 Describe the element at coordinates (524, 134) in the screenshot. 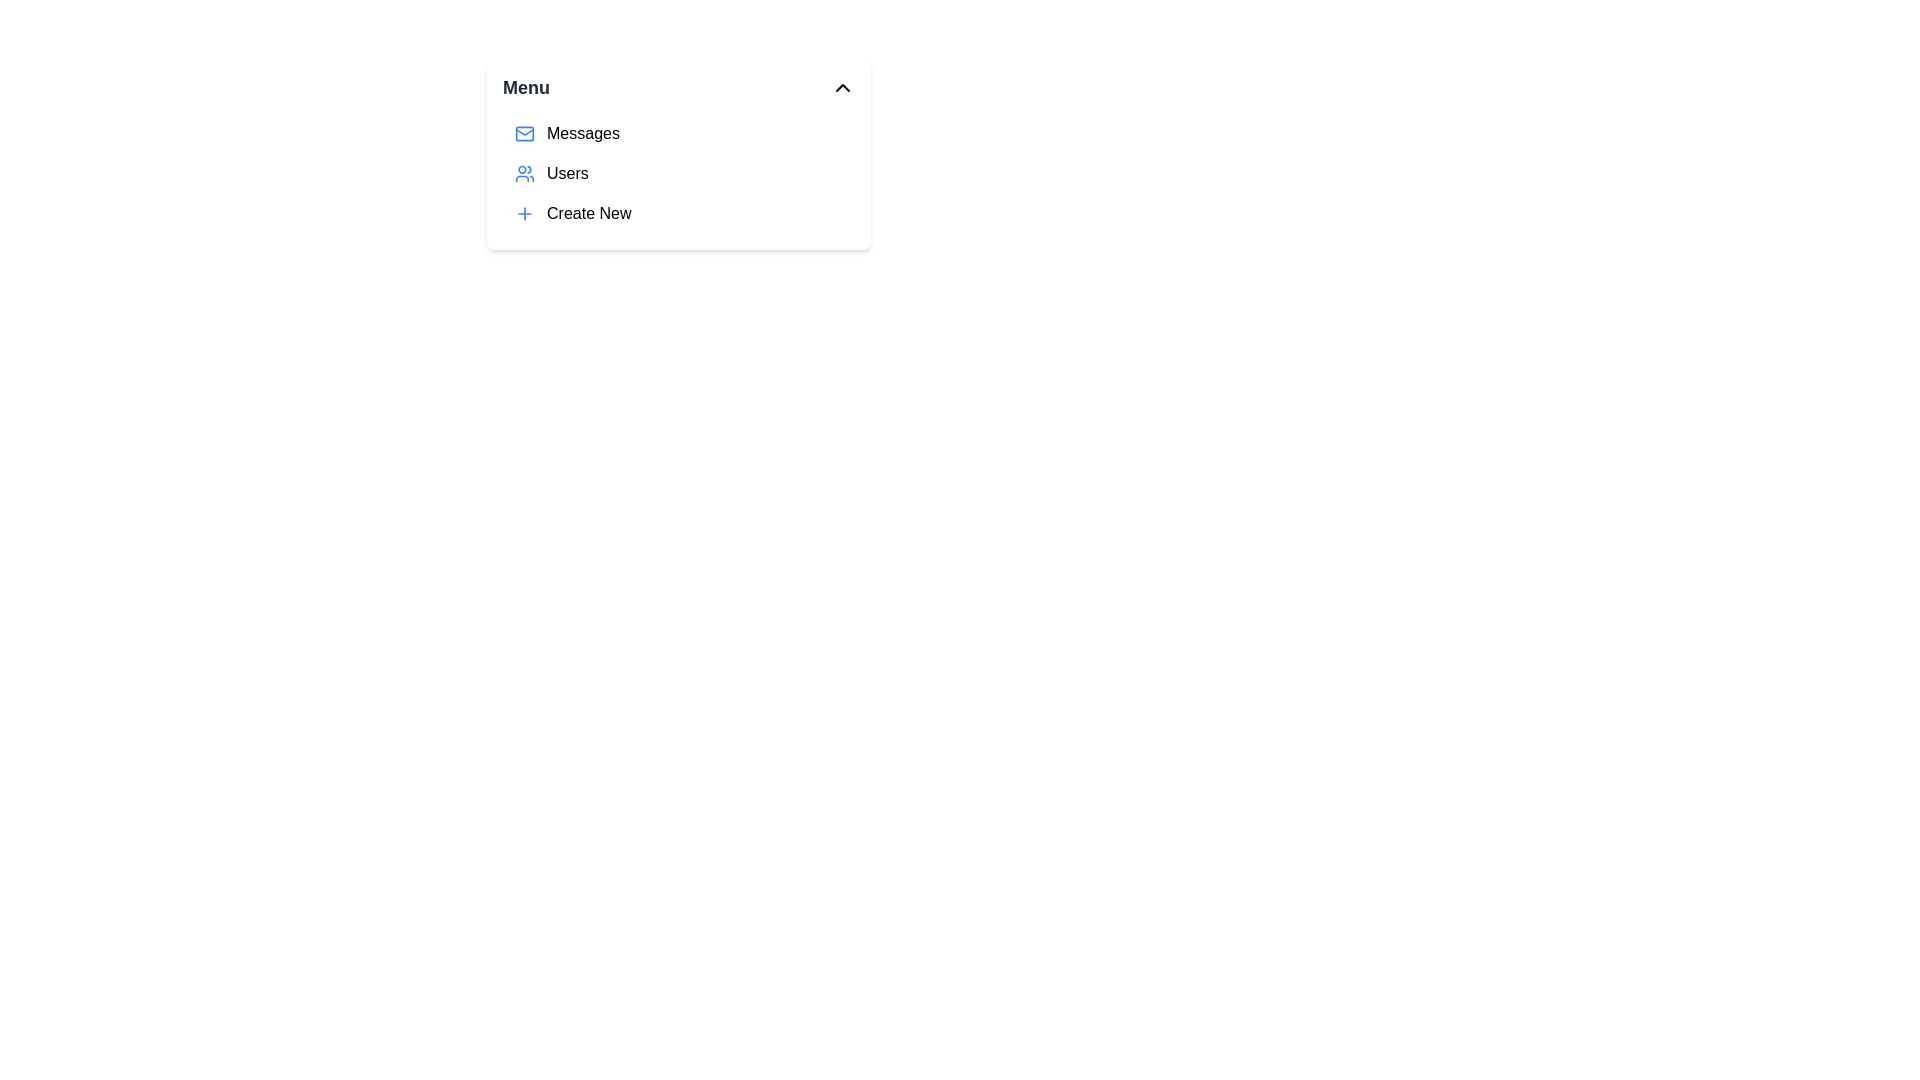

I see `the messages menu icon located to the left of the 'Messages' label in the first row of menu items` at that location.